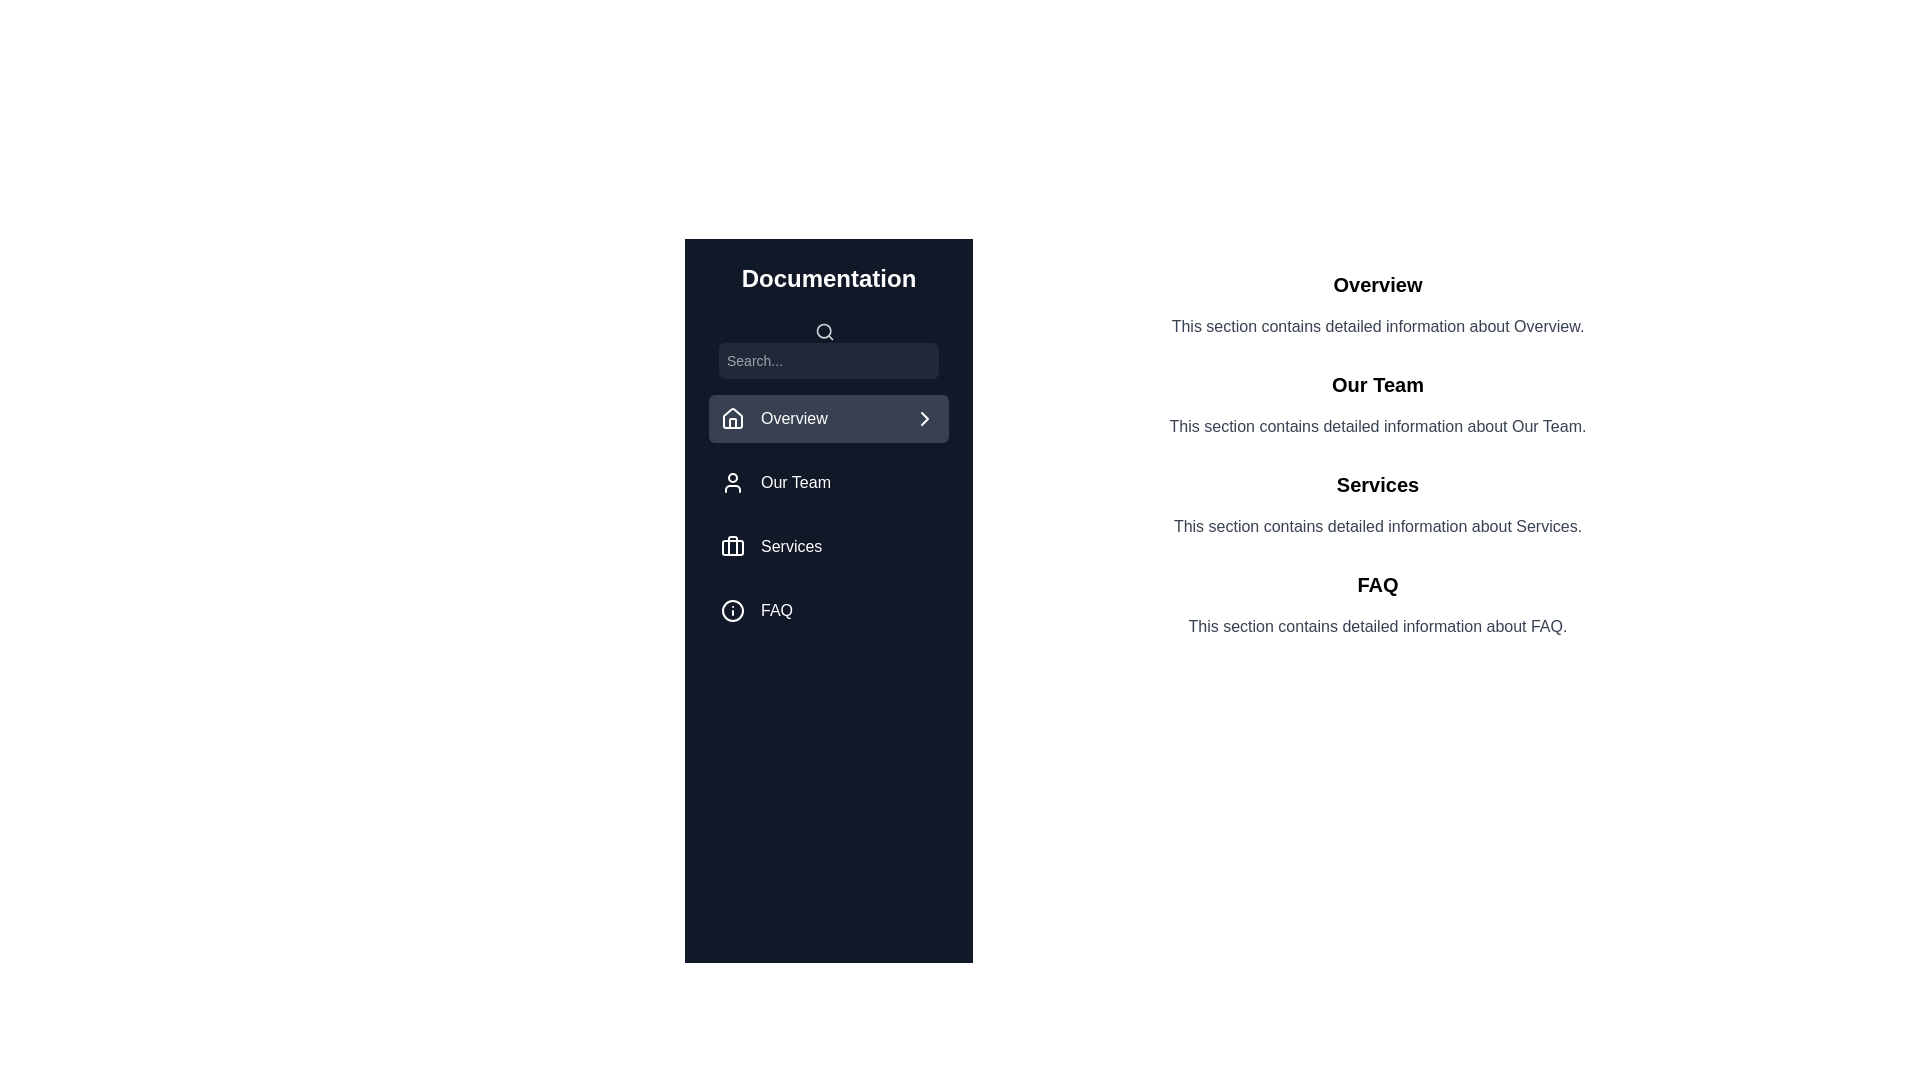  What do you see at coordinates (924, 418) in the screenshot?
I see `the right-pointing chevron icon located in the top menu section adjacent to the 'Overview' label` at bounding box center [924, 418].